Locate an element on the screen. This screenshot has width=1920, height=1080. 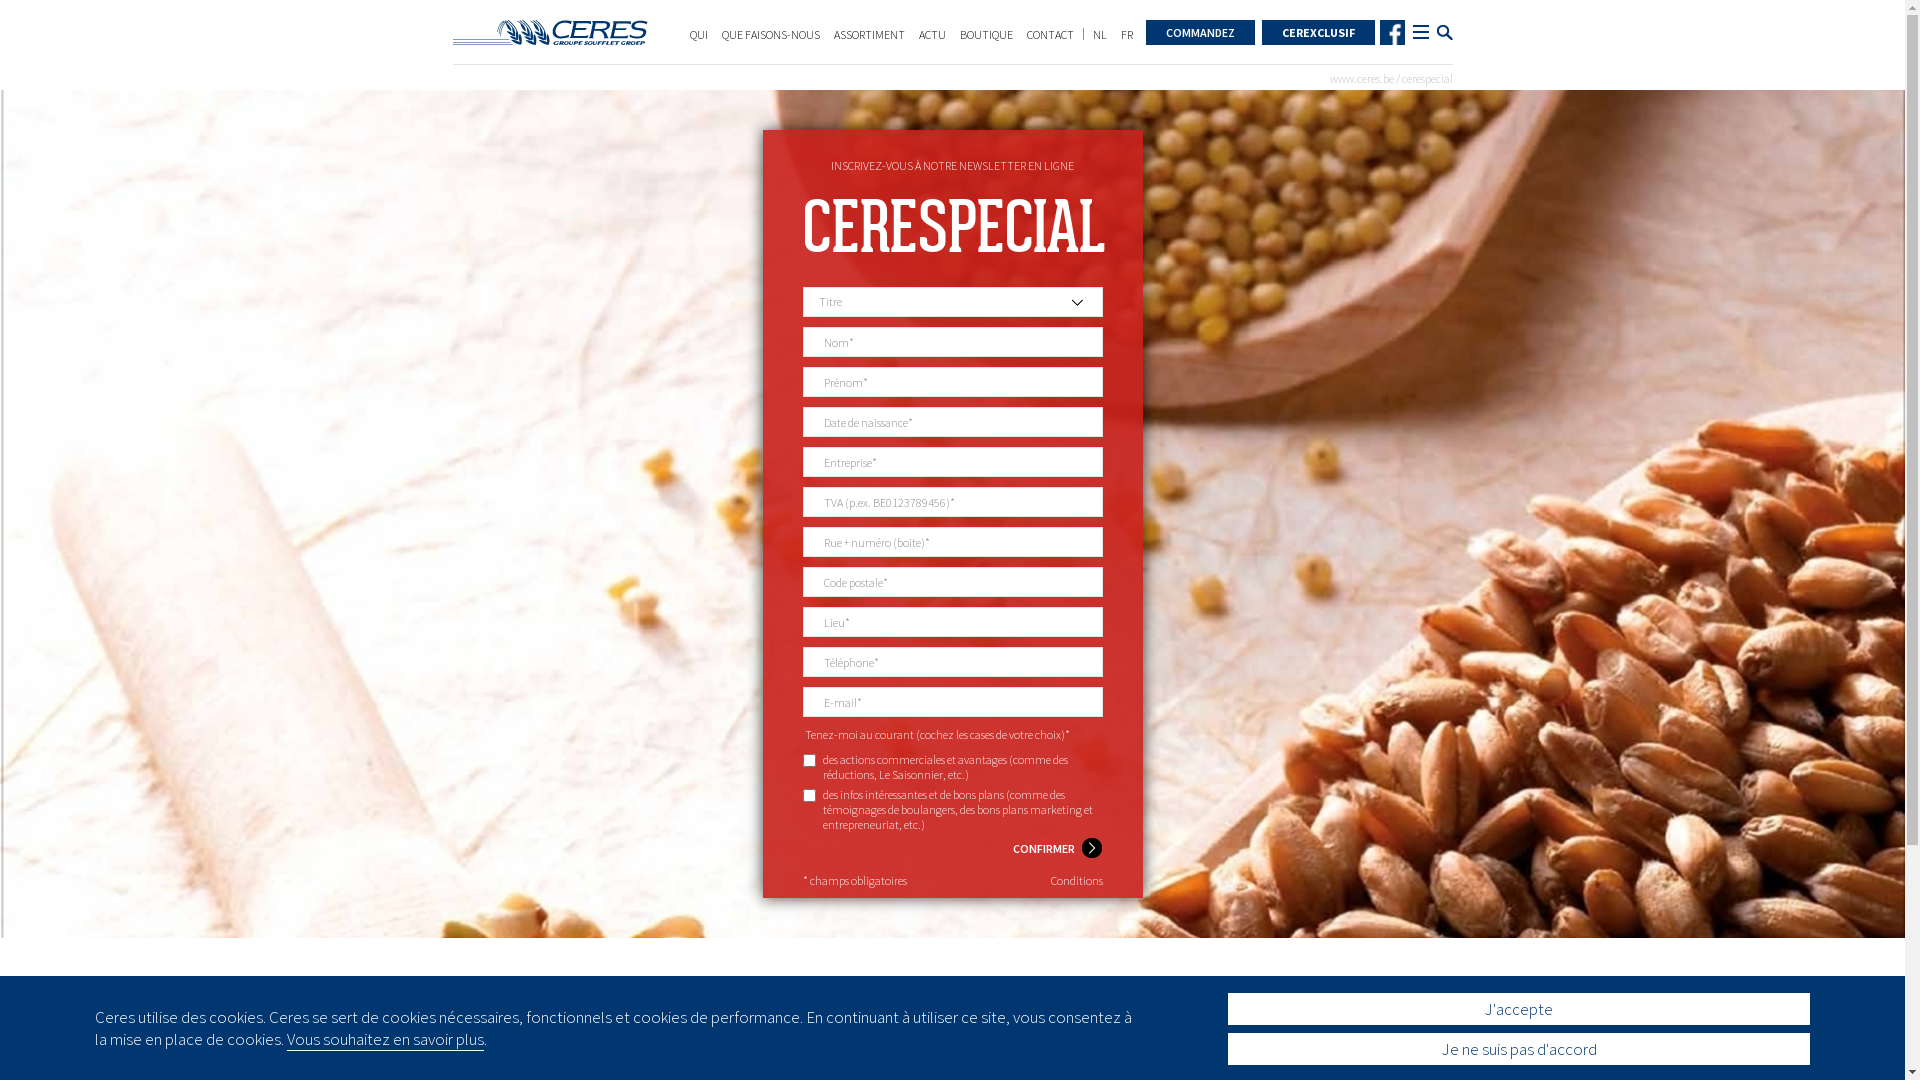
'NL' is located at coordinates (1098, 34).